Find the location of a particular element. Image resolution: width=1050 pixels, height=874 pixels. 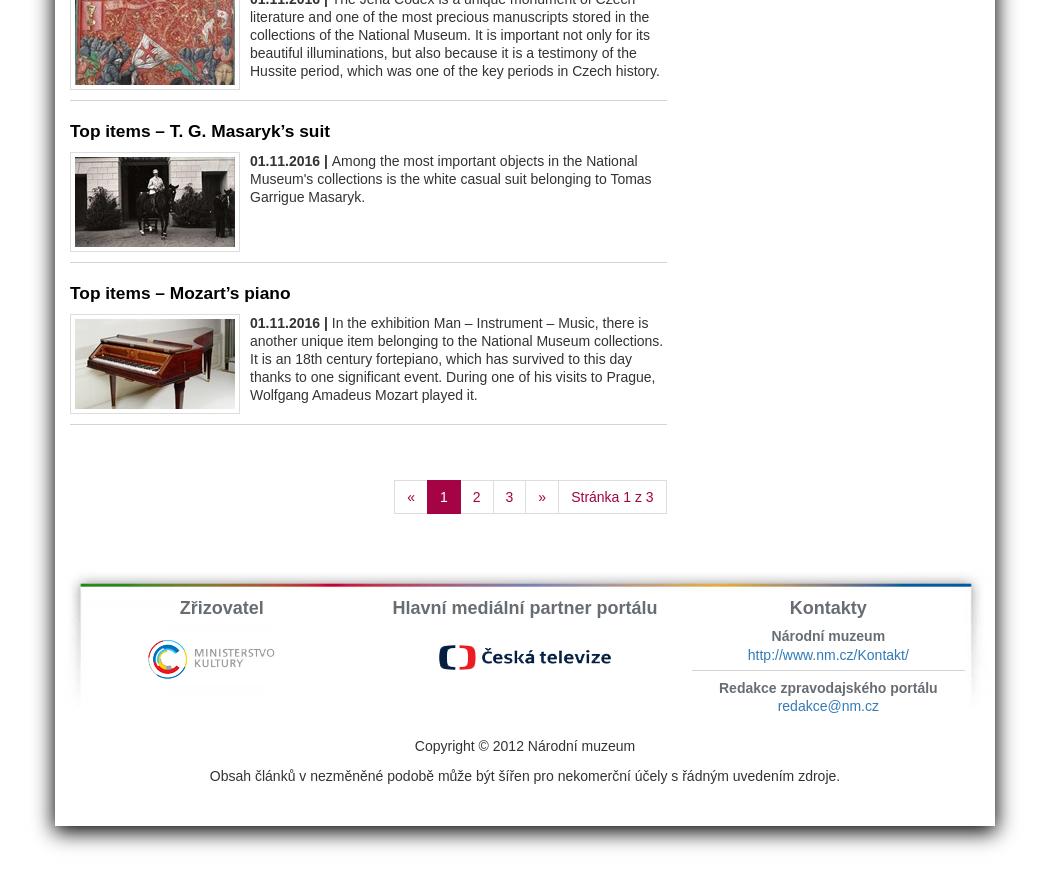

'Top items – Mozart’s piano' is located at coordinates (69, 291).